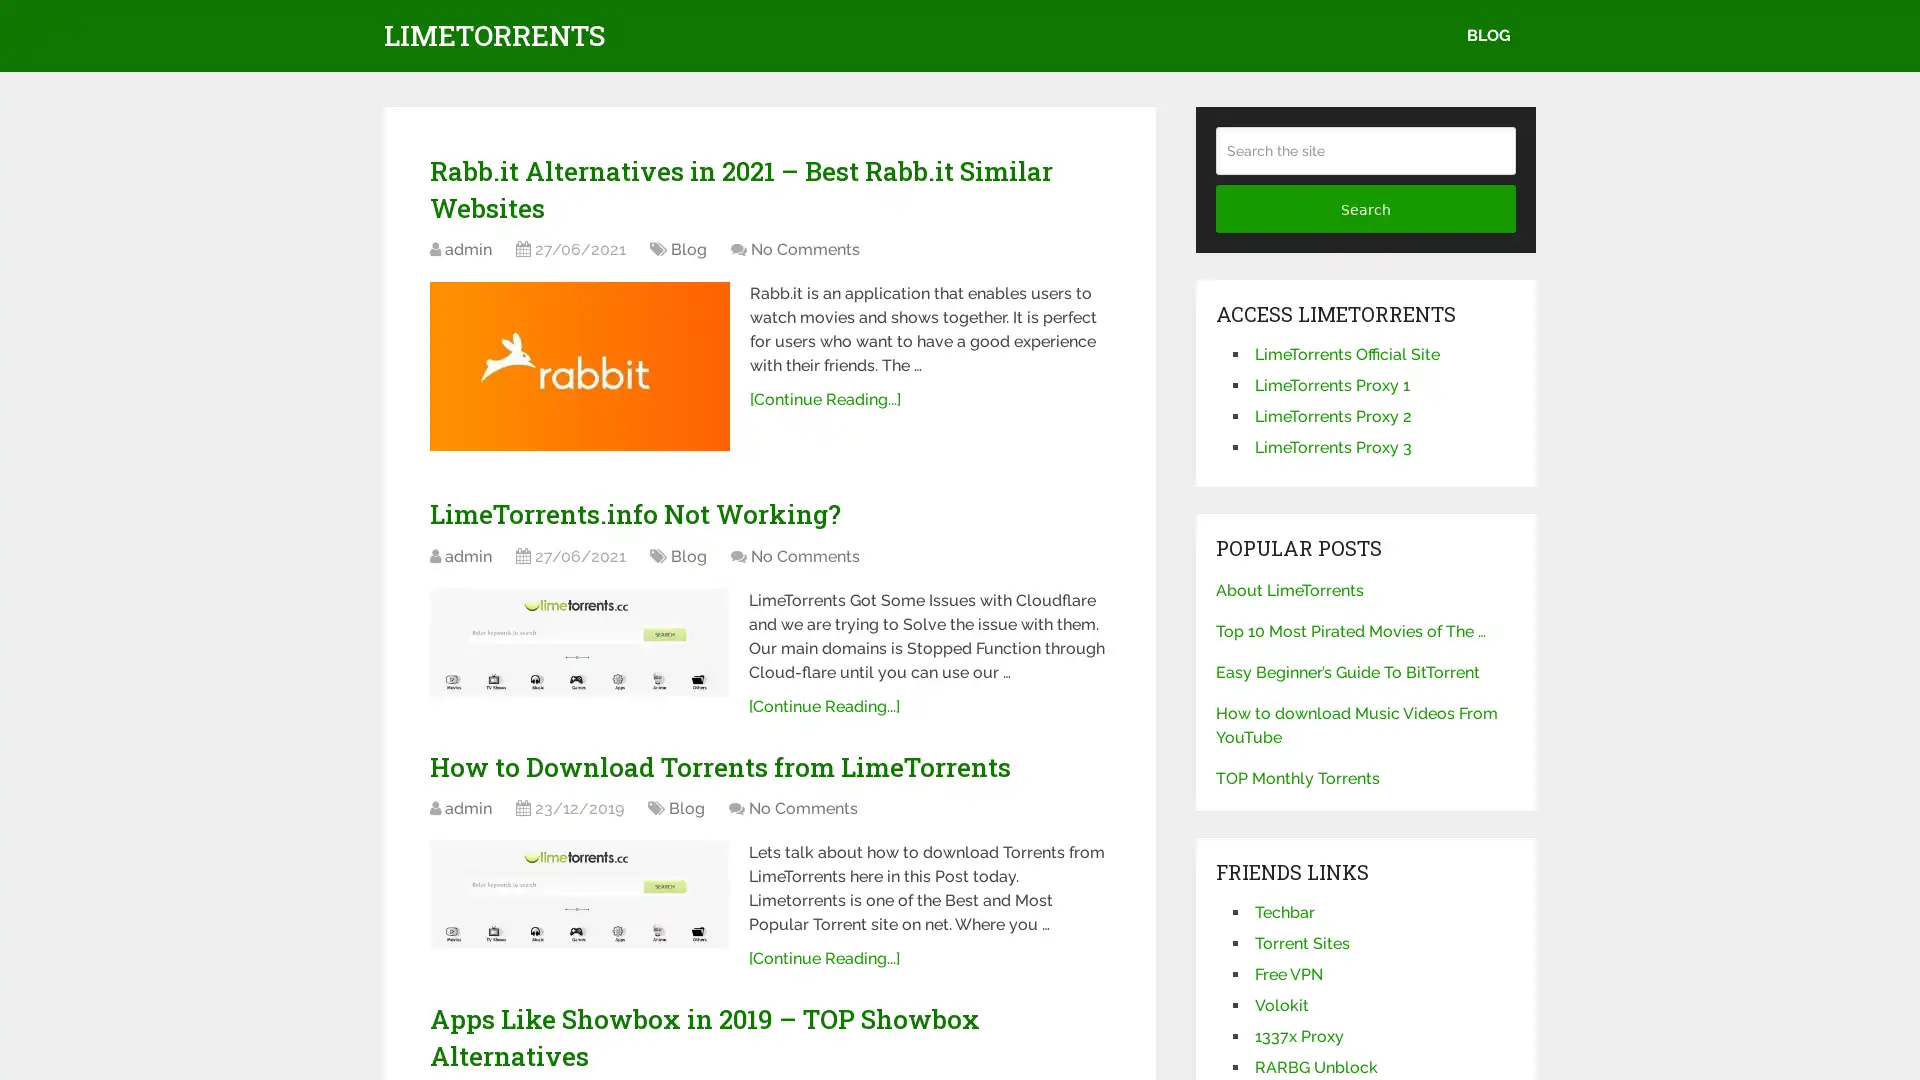 This screenshot has height=1080, width=1920. I want to click on Search, so click(1365, 208).